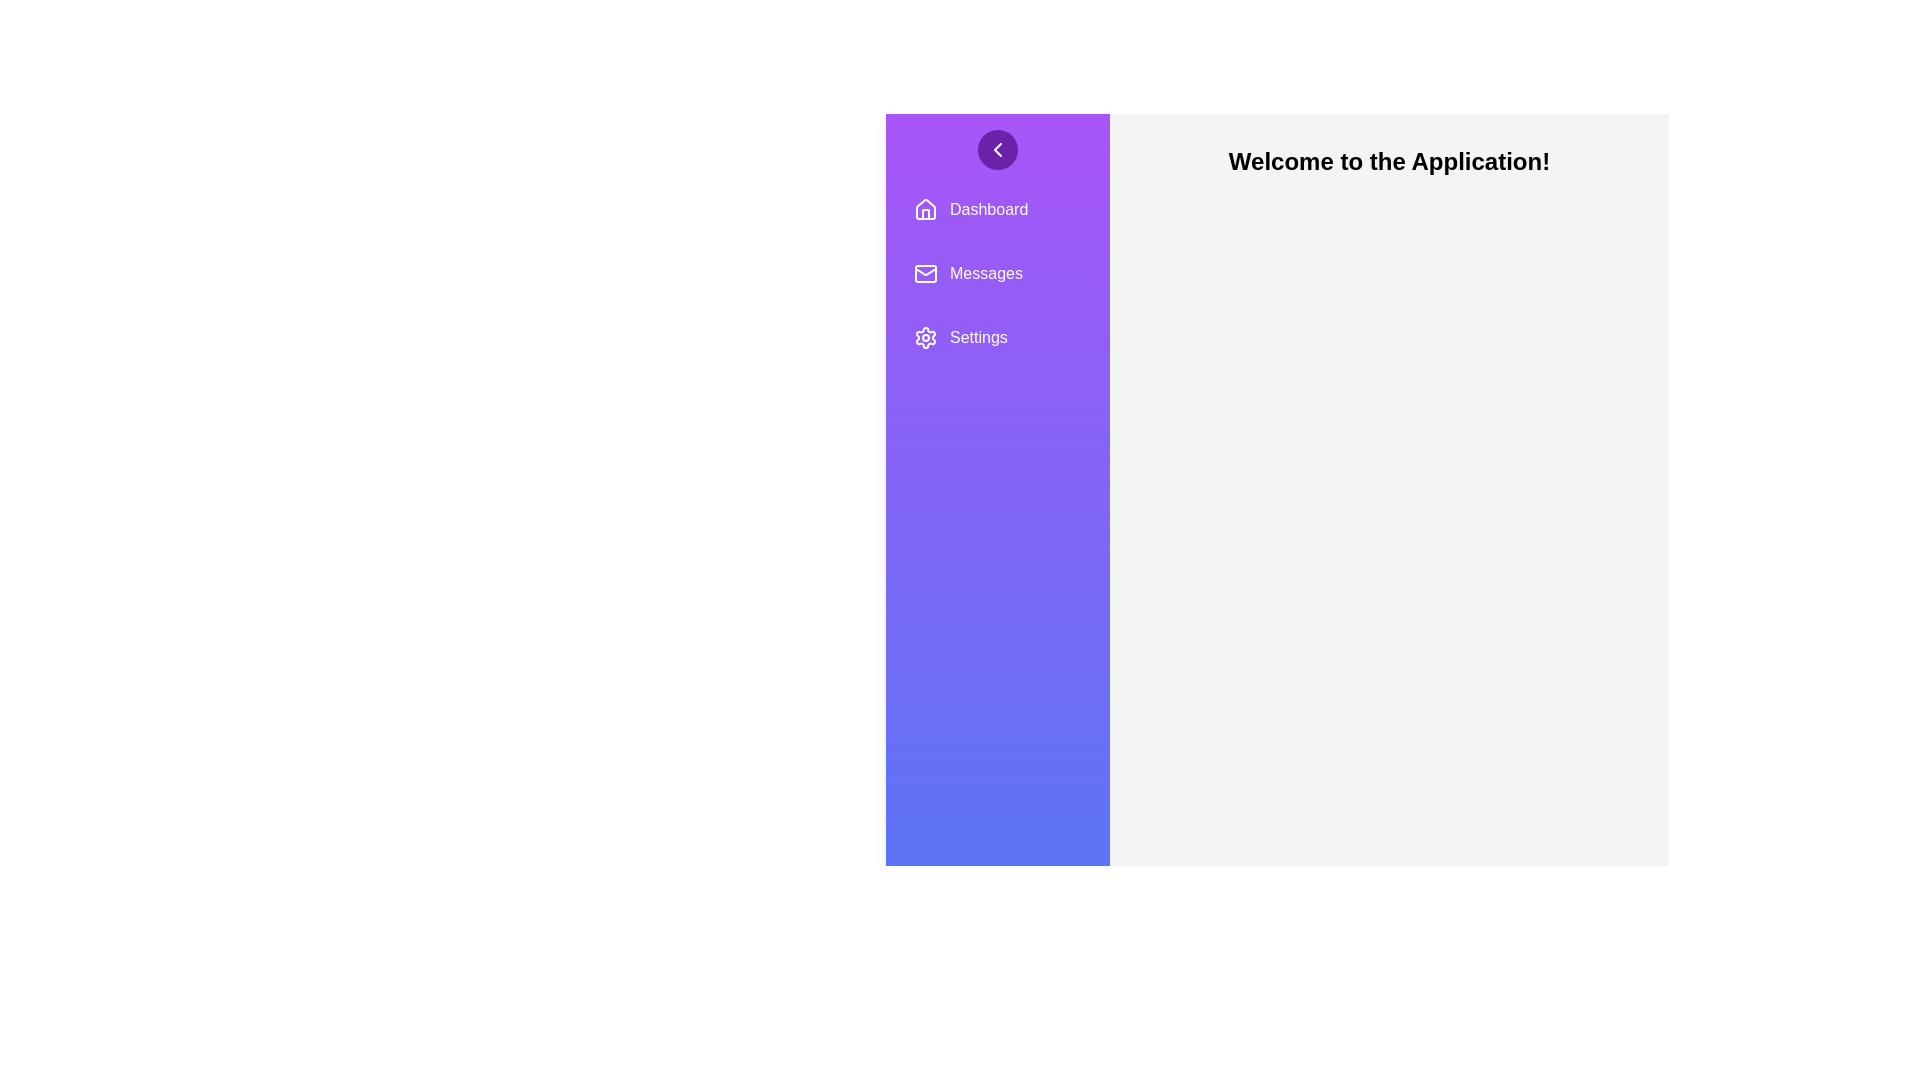 The width and height of the screenshot is (1920, 1080). I want to click on the envelope icon in the side navigation menu, which is white and positioned to the left of the 'Messages' label, as the second item in the vertical sequence, so click(925, 273).